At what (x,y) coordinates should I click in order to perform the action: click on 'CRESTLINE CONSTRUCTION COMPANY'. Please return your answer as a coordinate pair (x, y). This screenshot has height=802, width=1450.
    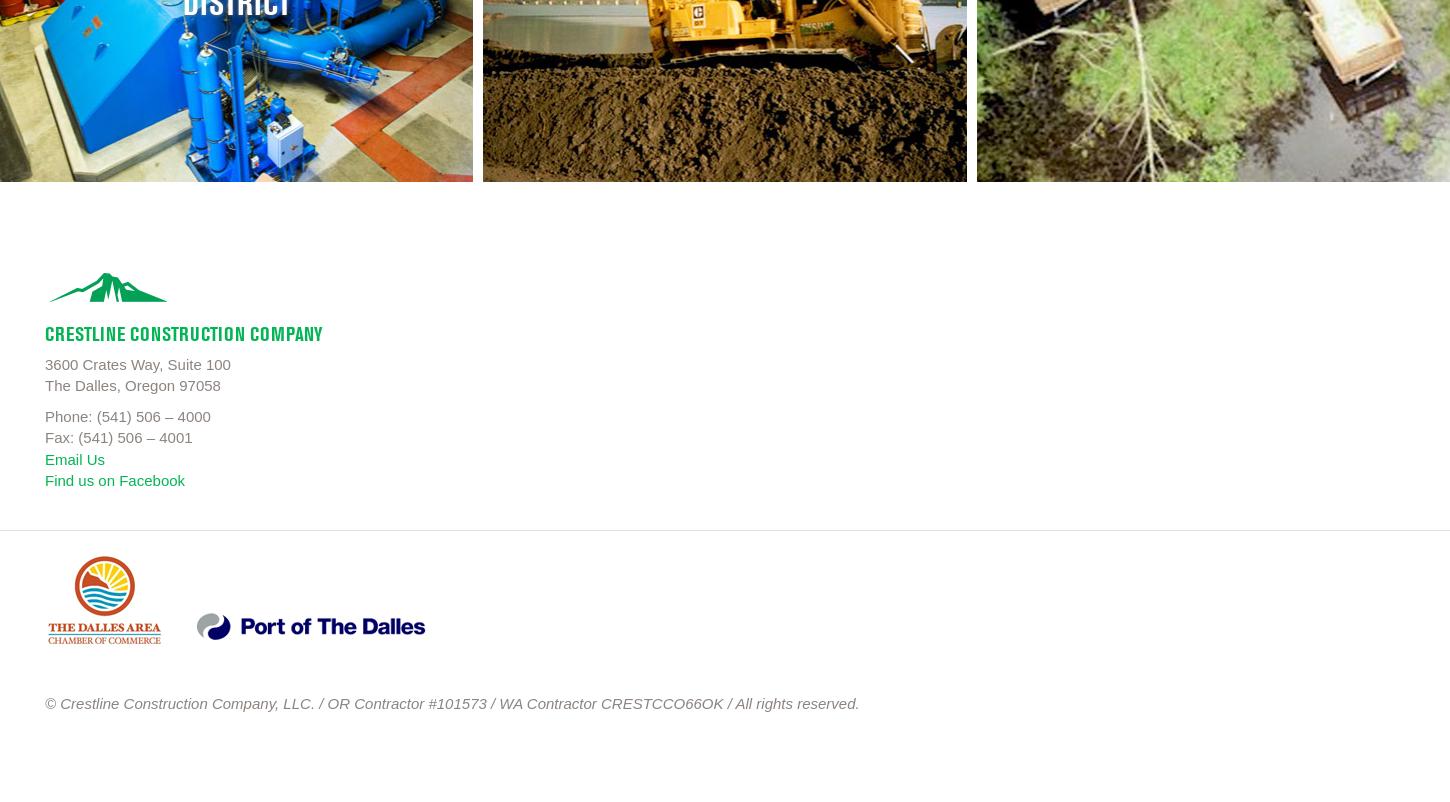
    Looking at the image, I should click on (182, 332).